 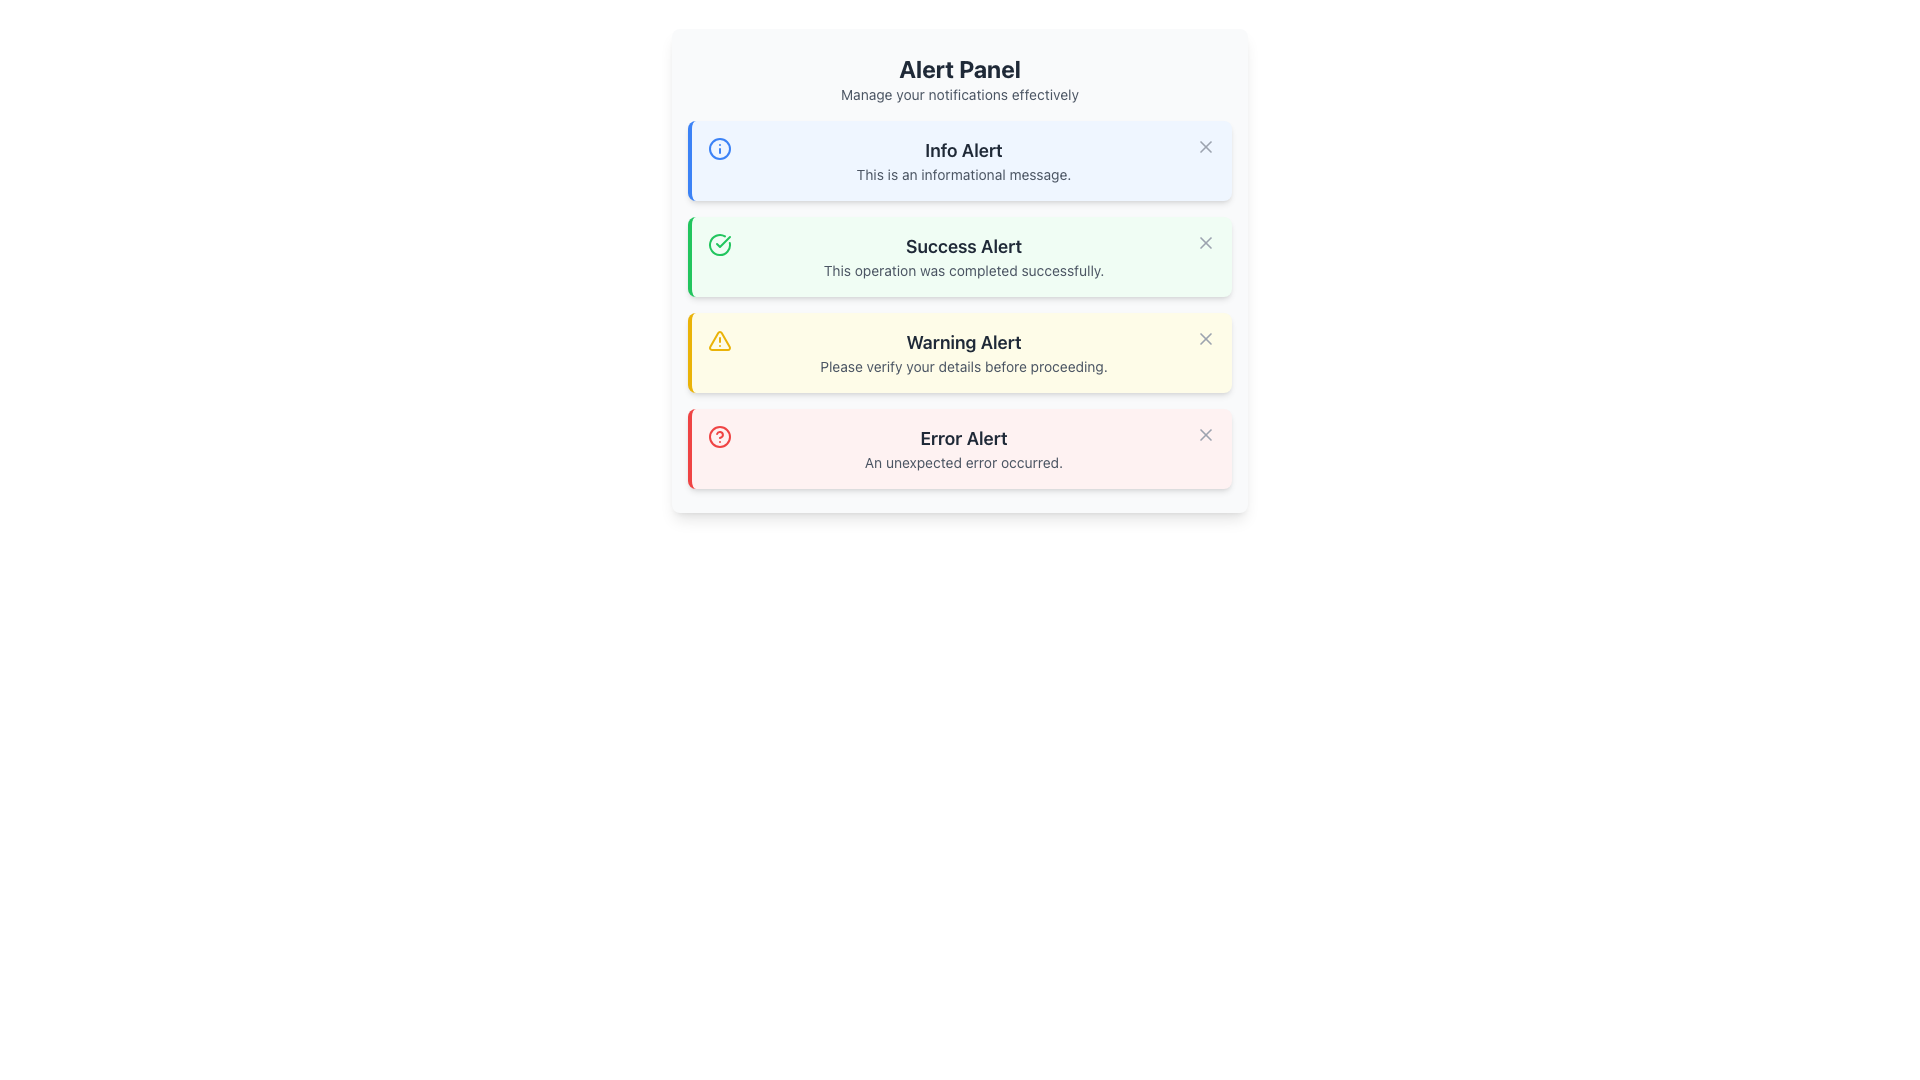 What do you see at coordinates (1204, 242) in the screenshot?
I see `the small 'X' icon located in the top-right corner of the 'Success Alert' box` at bounding box center [1204, 242].